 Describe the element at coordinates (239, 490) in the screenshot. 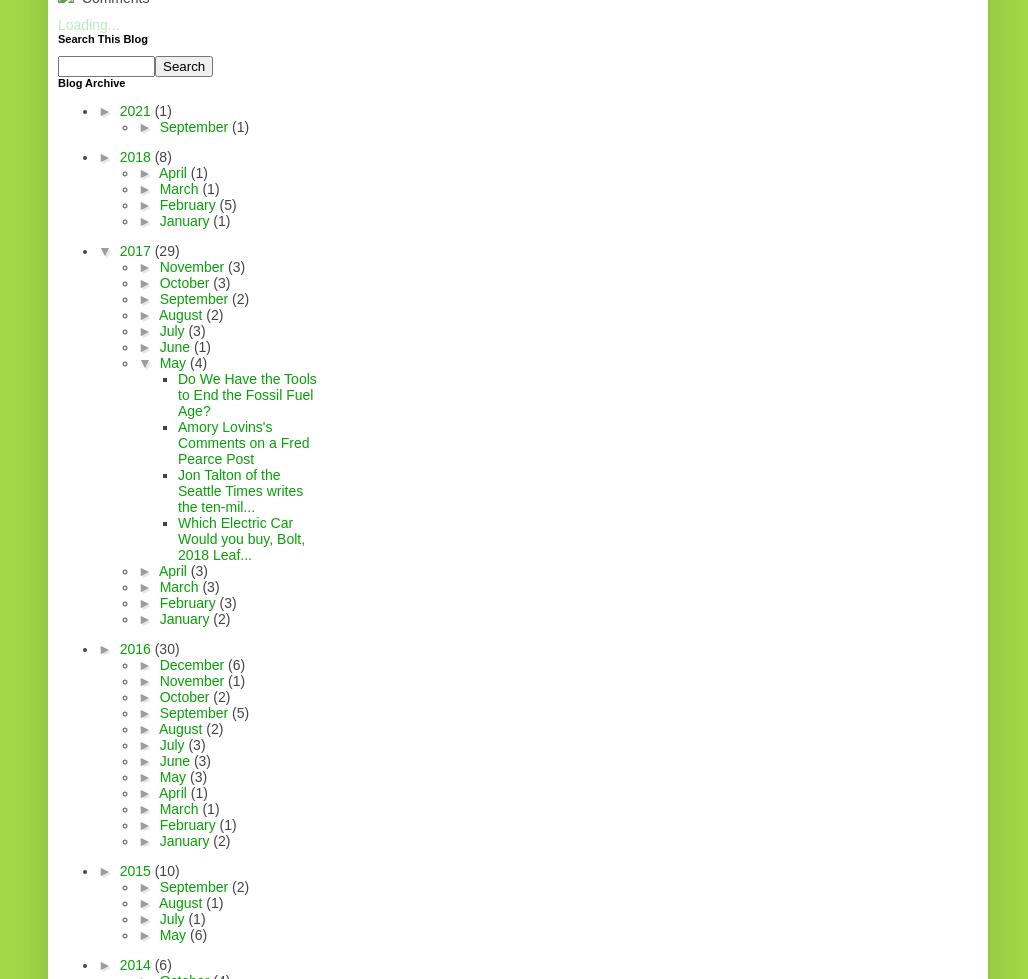

I see `'Jon Talton of the Seattle Times writes the ten-mil...'` at that location.